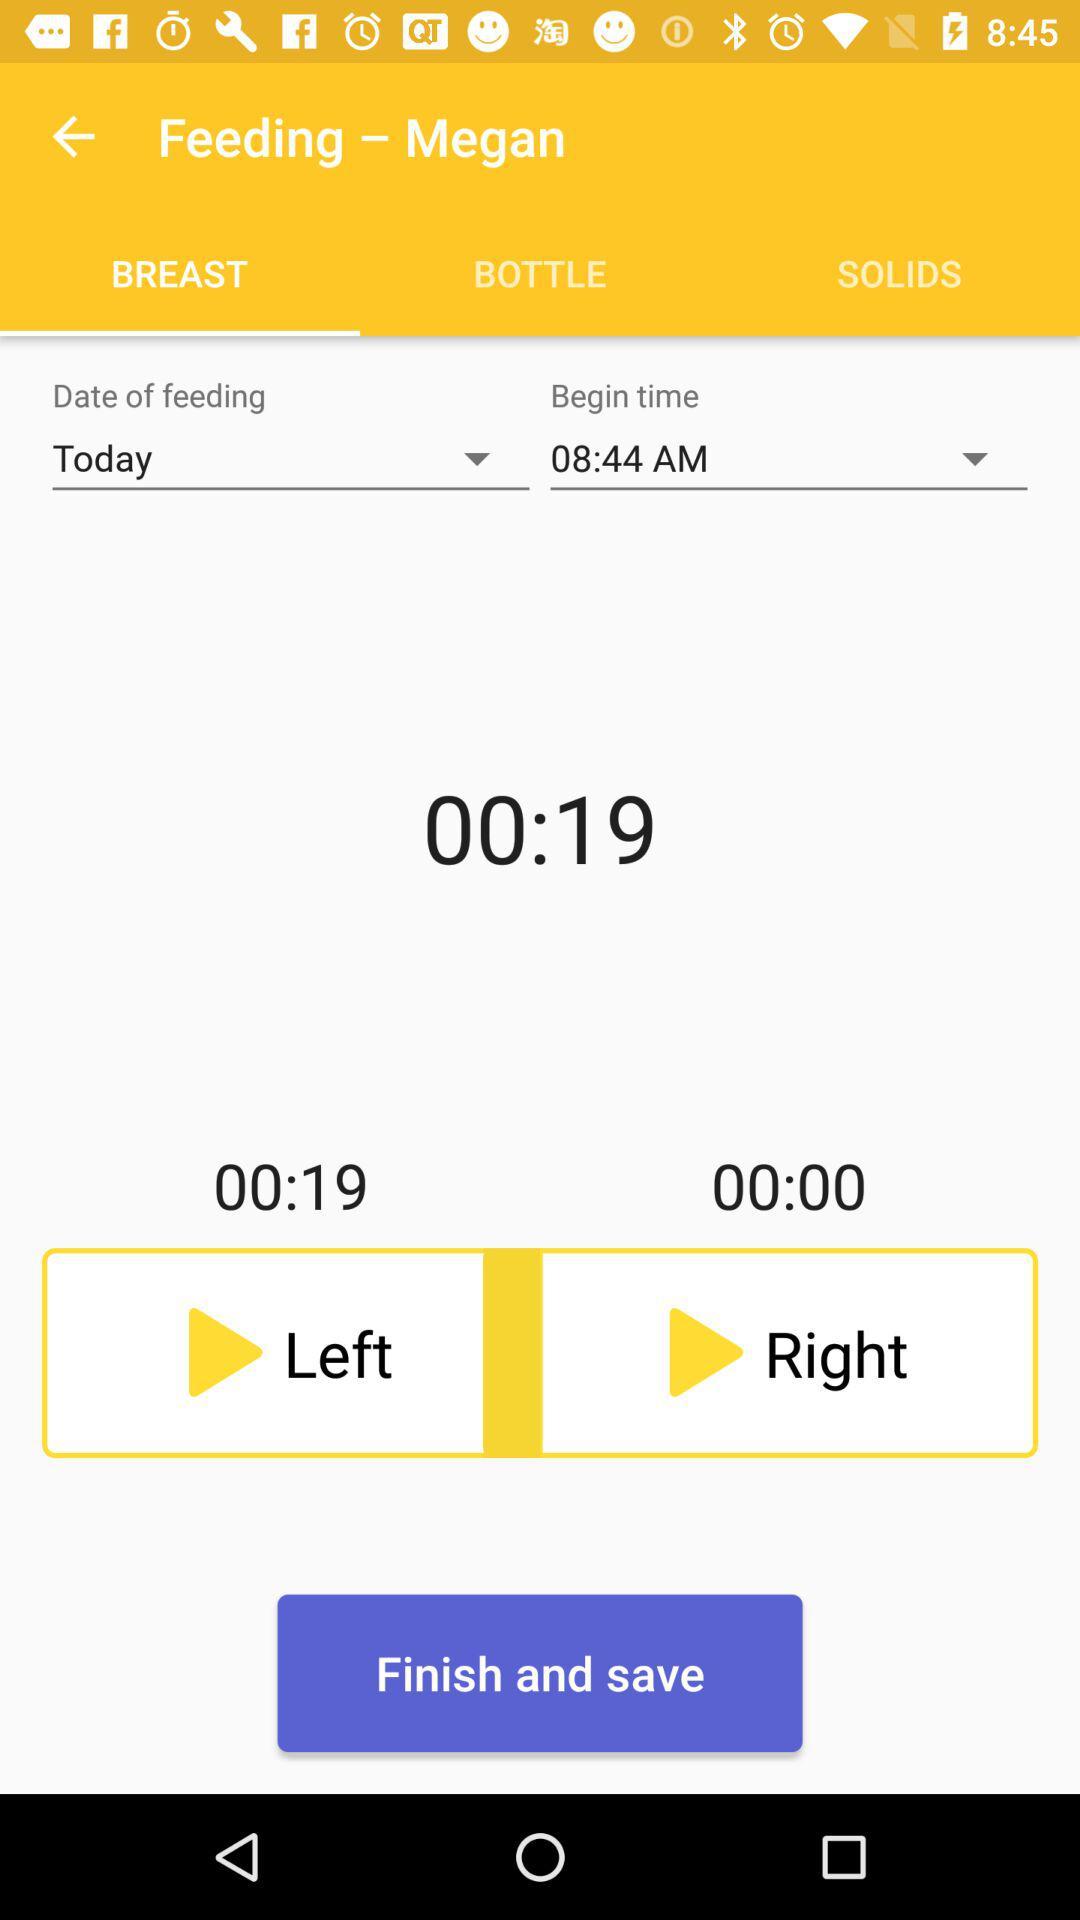 The height and width of the screenshot is (1920, 1080). I want to click on the item below the bottle item, so click(788, 457).